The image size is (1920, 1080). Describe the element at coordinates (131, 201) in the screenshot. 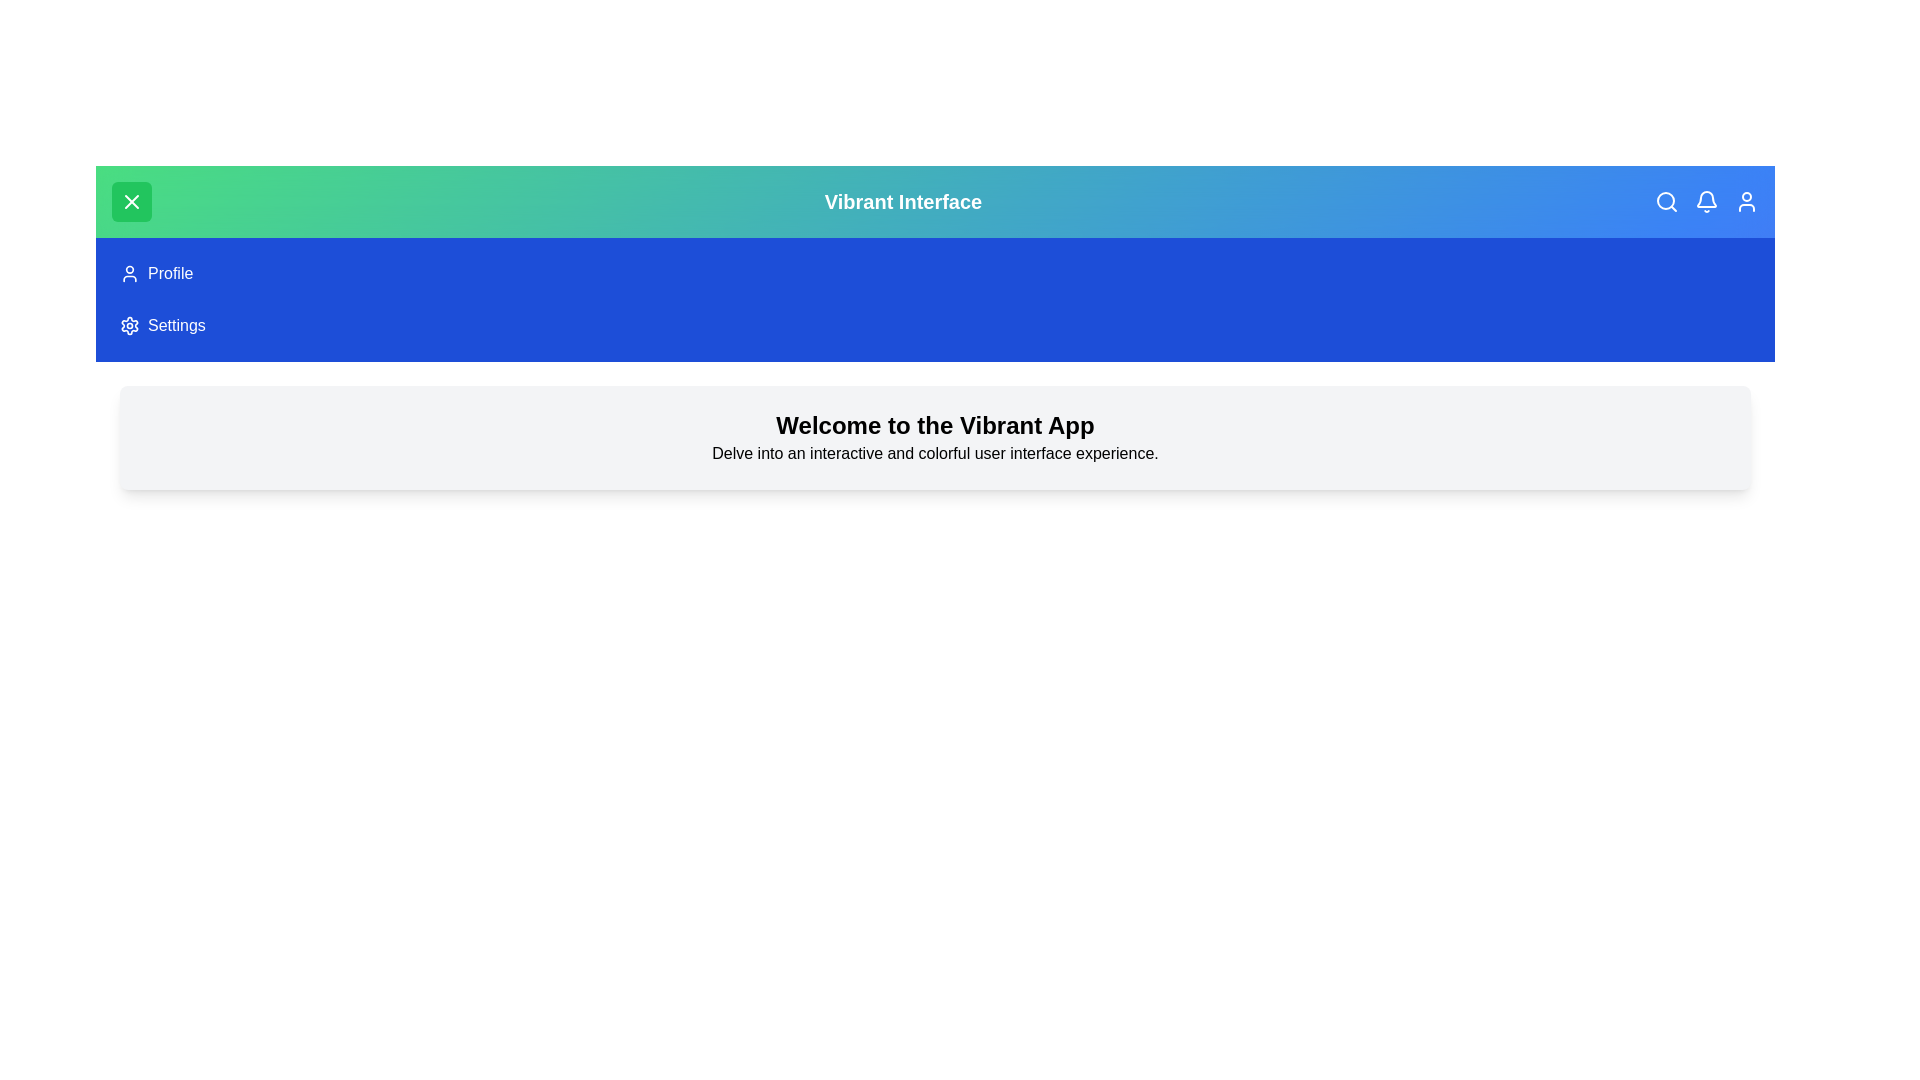

I see `the menu button to toggle the side menu visibility` at that location.